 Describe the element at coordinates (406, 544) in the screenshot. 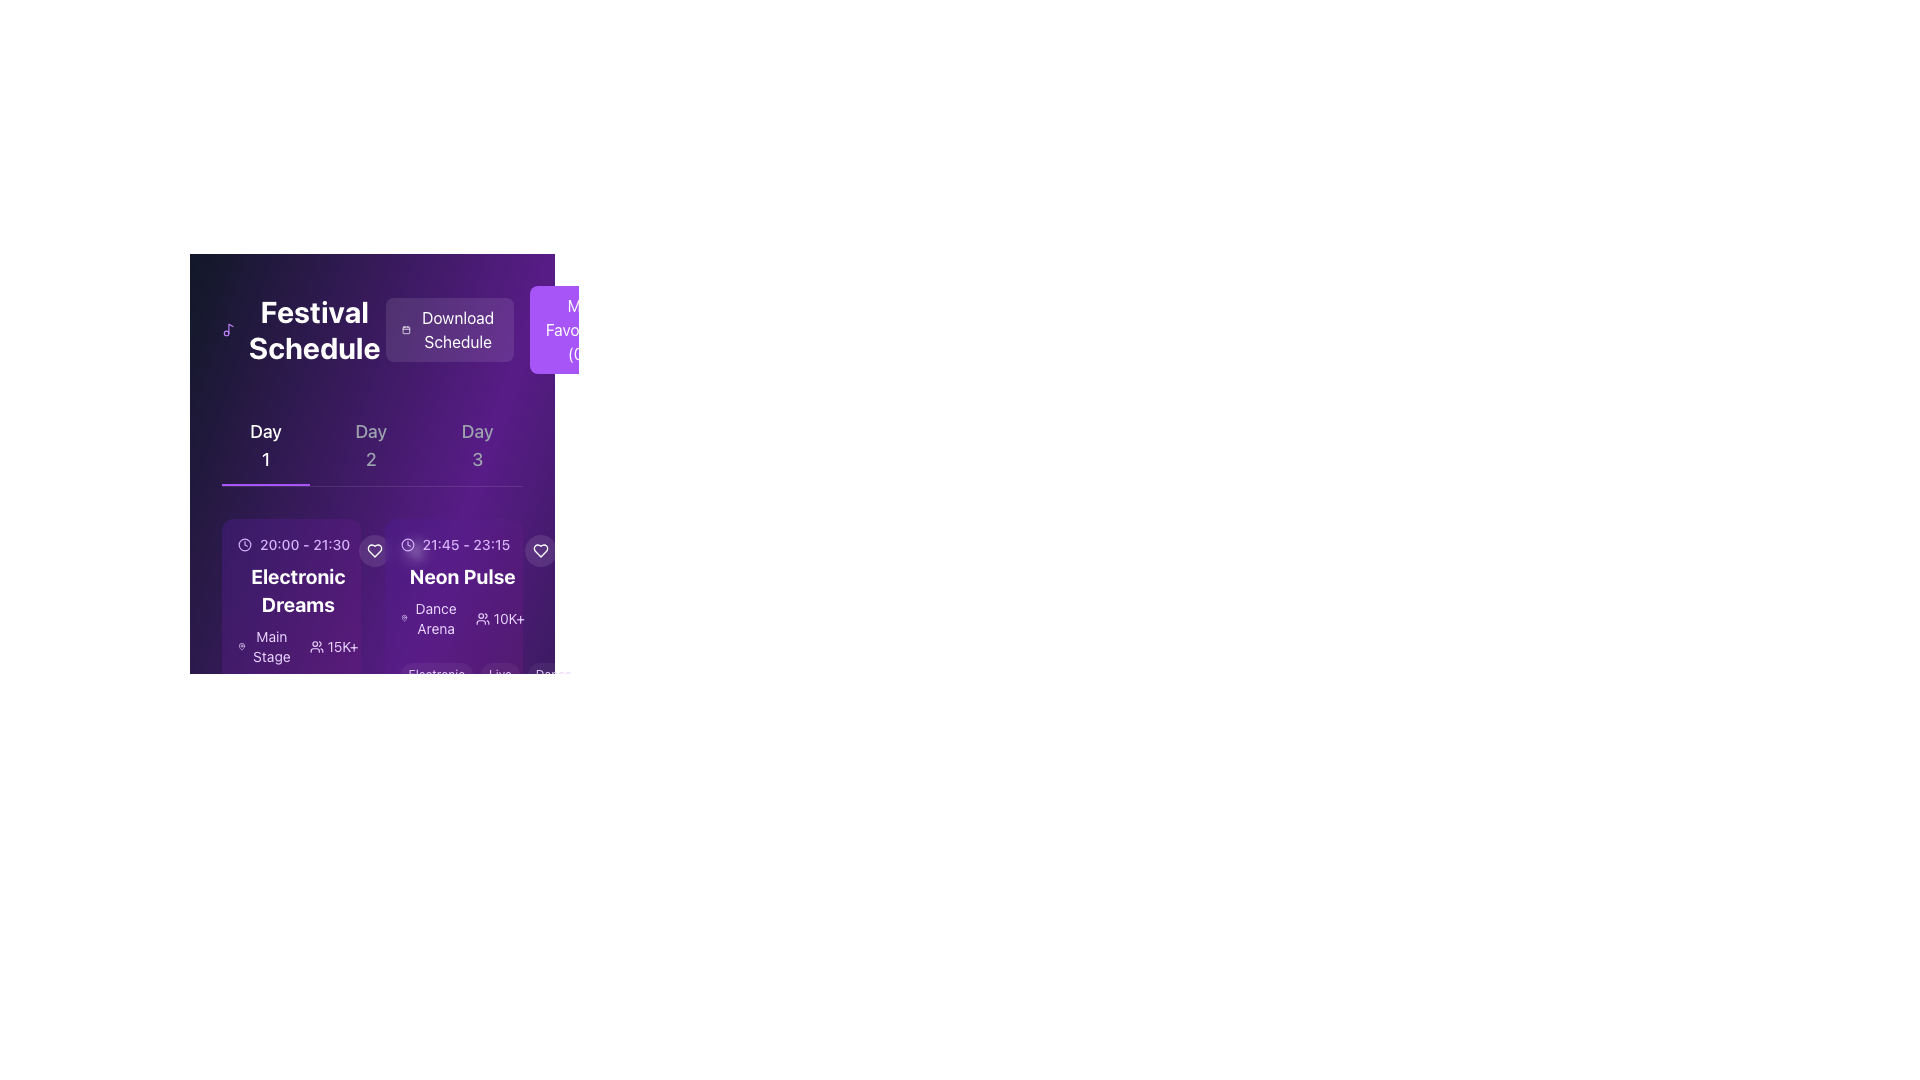

I see `the decorative circular vector shape representing a clock, which is part of the icon group associated with the event 'Neon Pulse', located above the text 'Dance Arena'` at that location.